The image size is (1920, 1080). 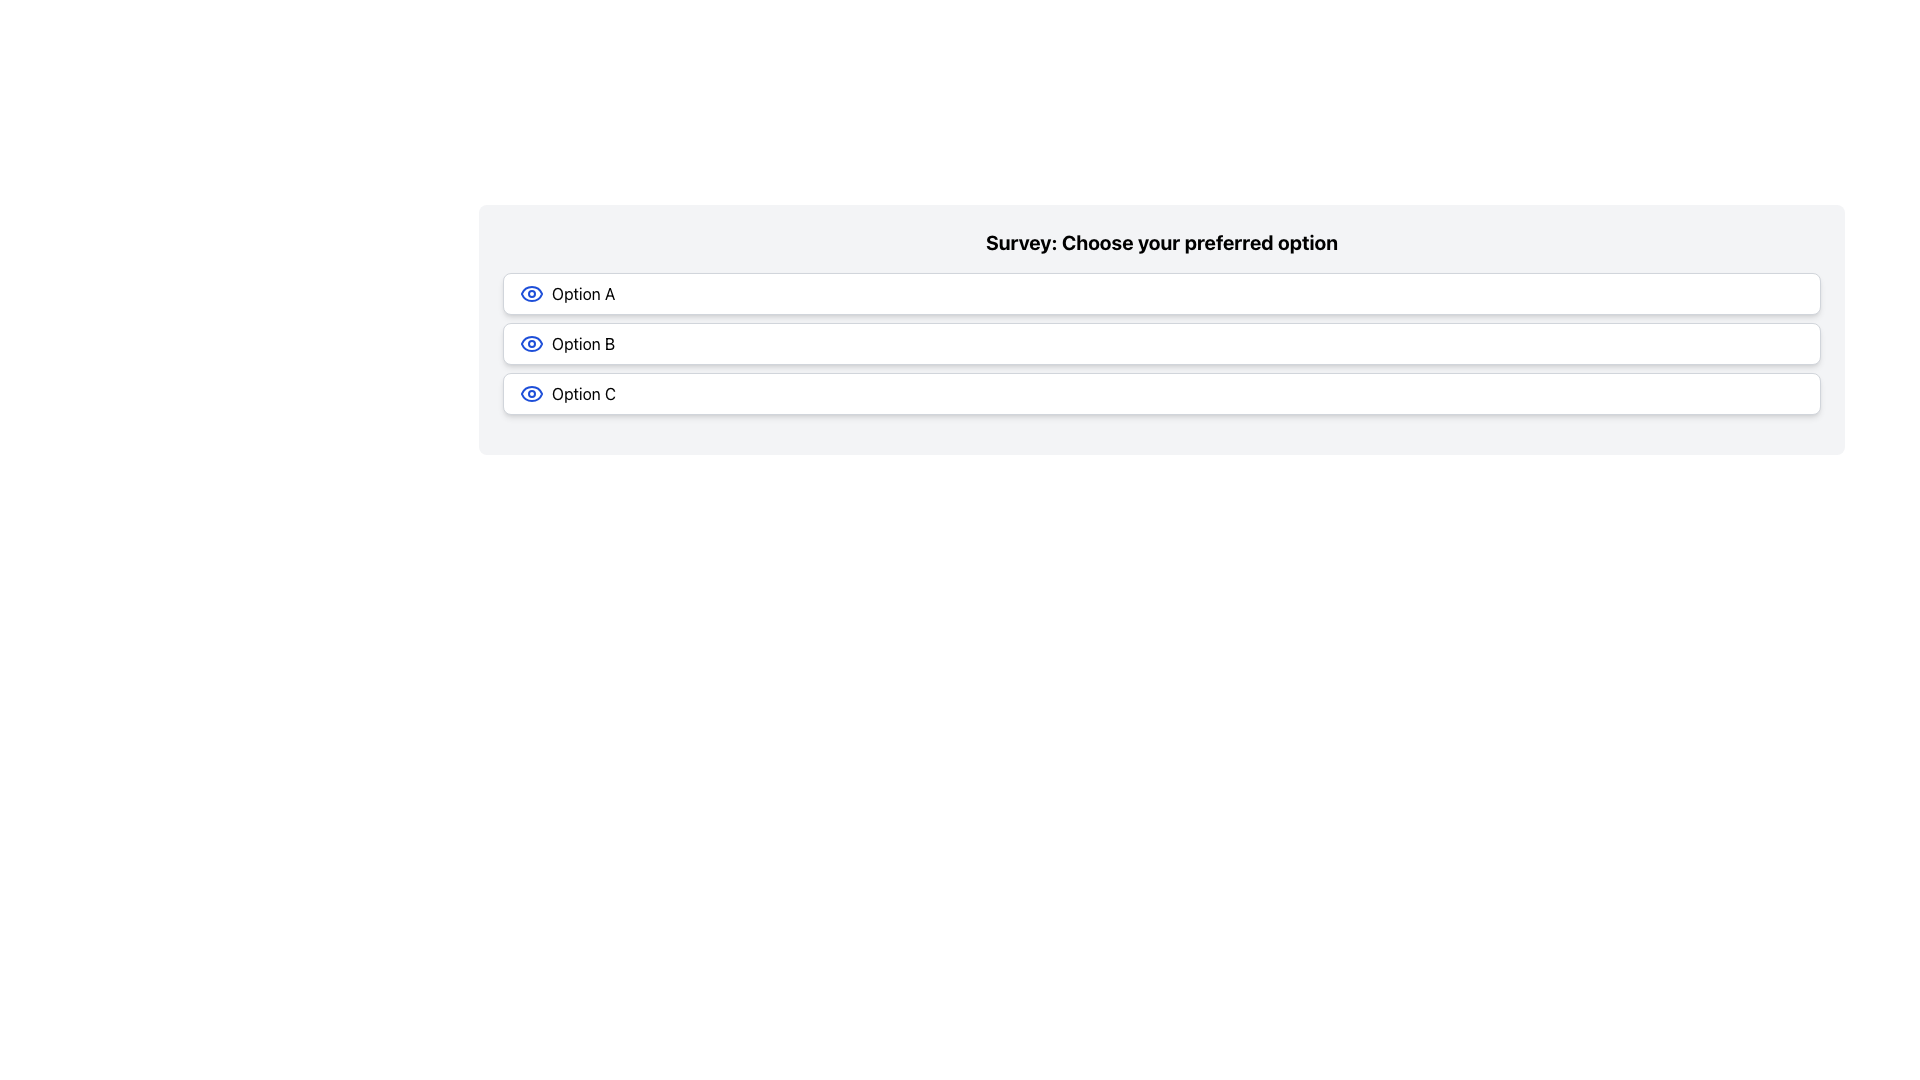 What do you see at coordinates (532, 342) in the screenshot?
I see `the circular blue eye icon located to the left of the text 'Option B'` at bounding box center [532, 342].